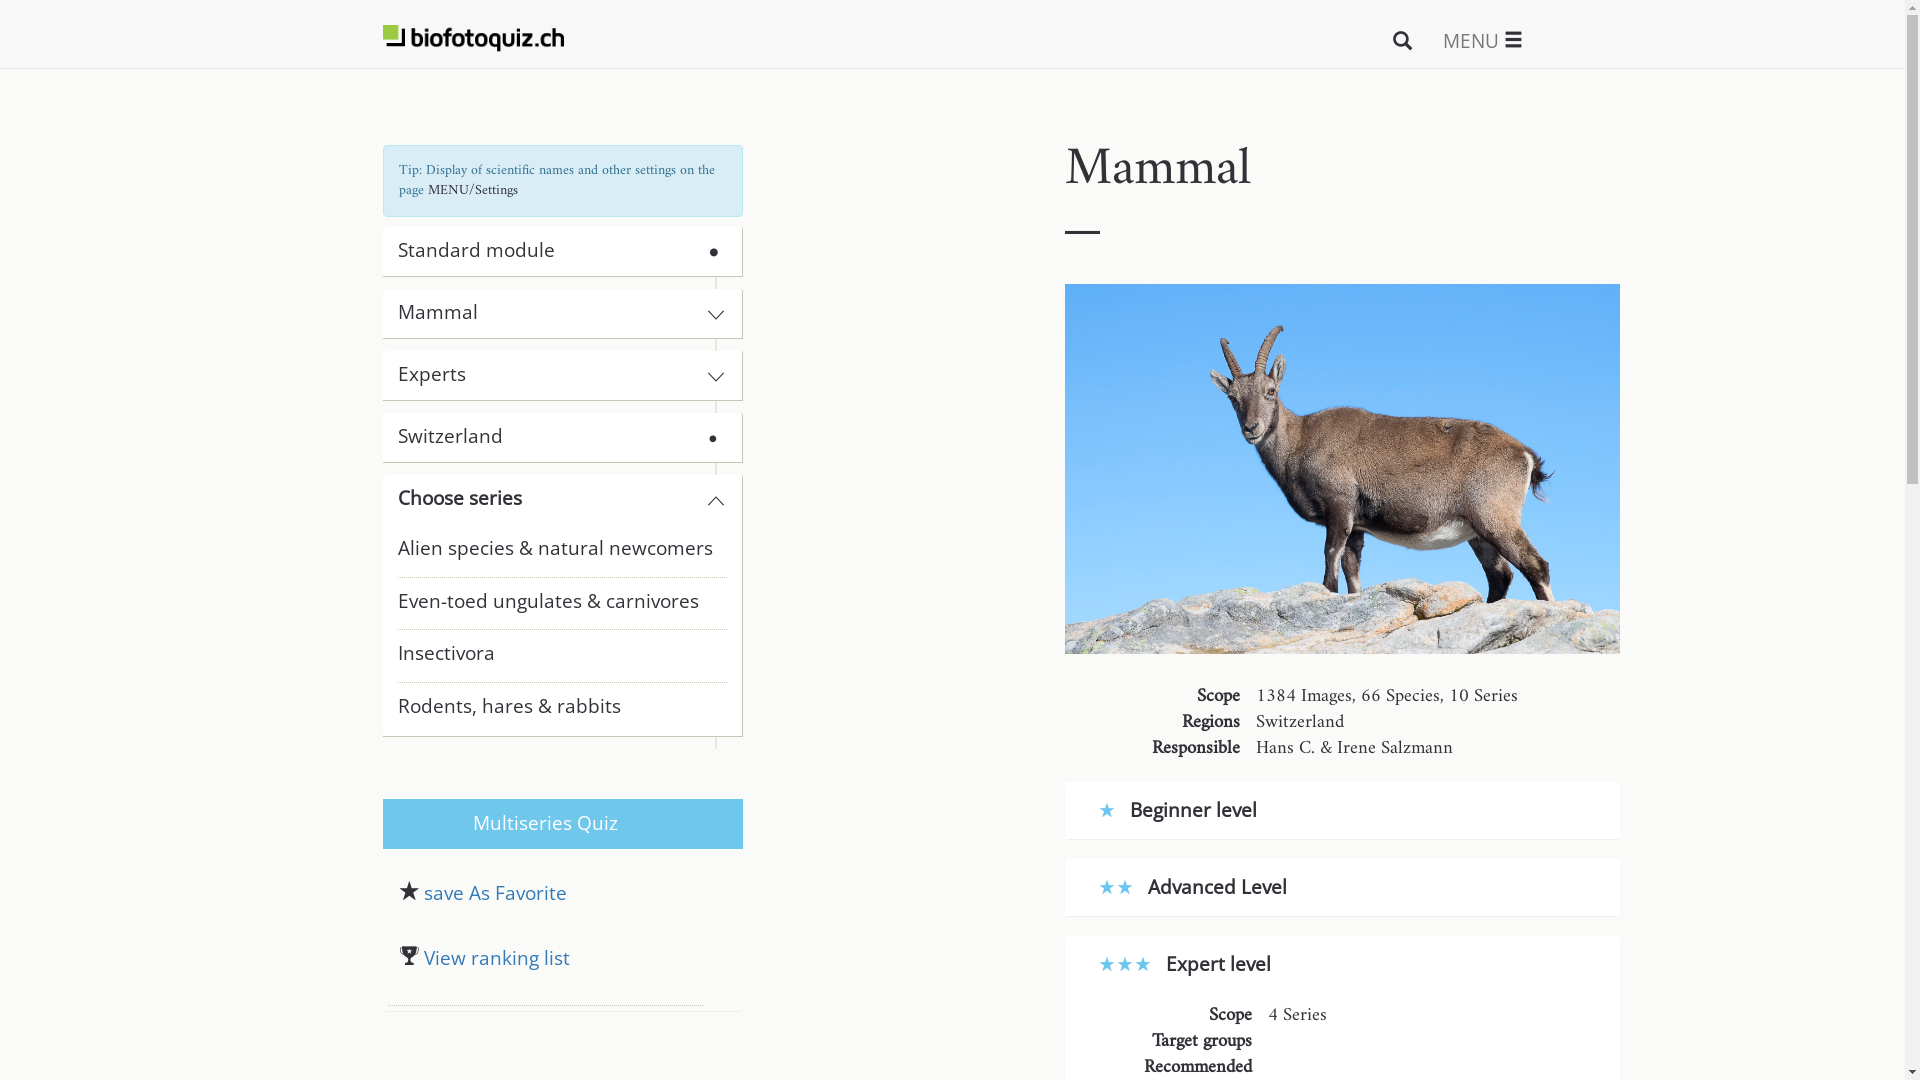  I want to click on 'MENU', so click(1483, 40).